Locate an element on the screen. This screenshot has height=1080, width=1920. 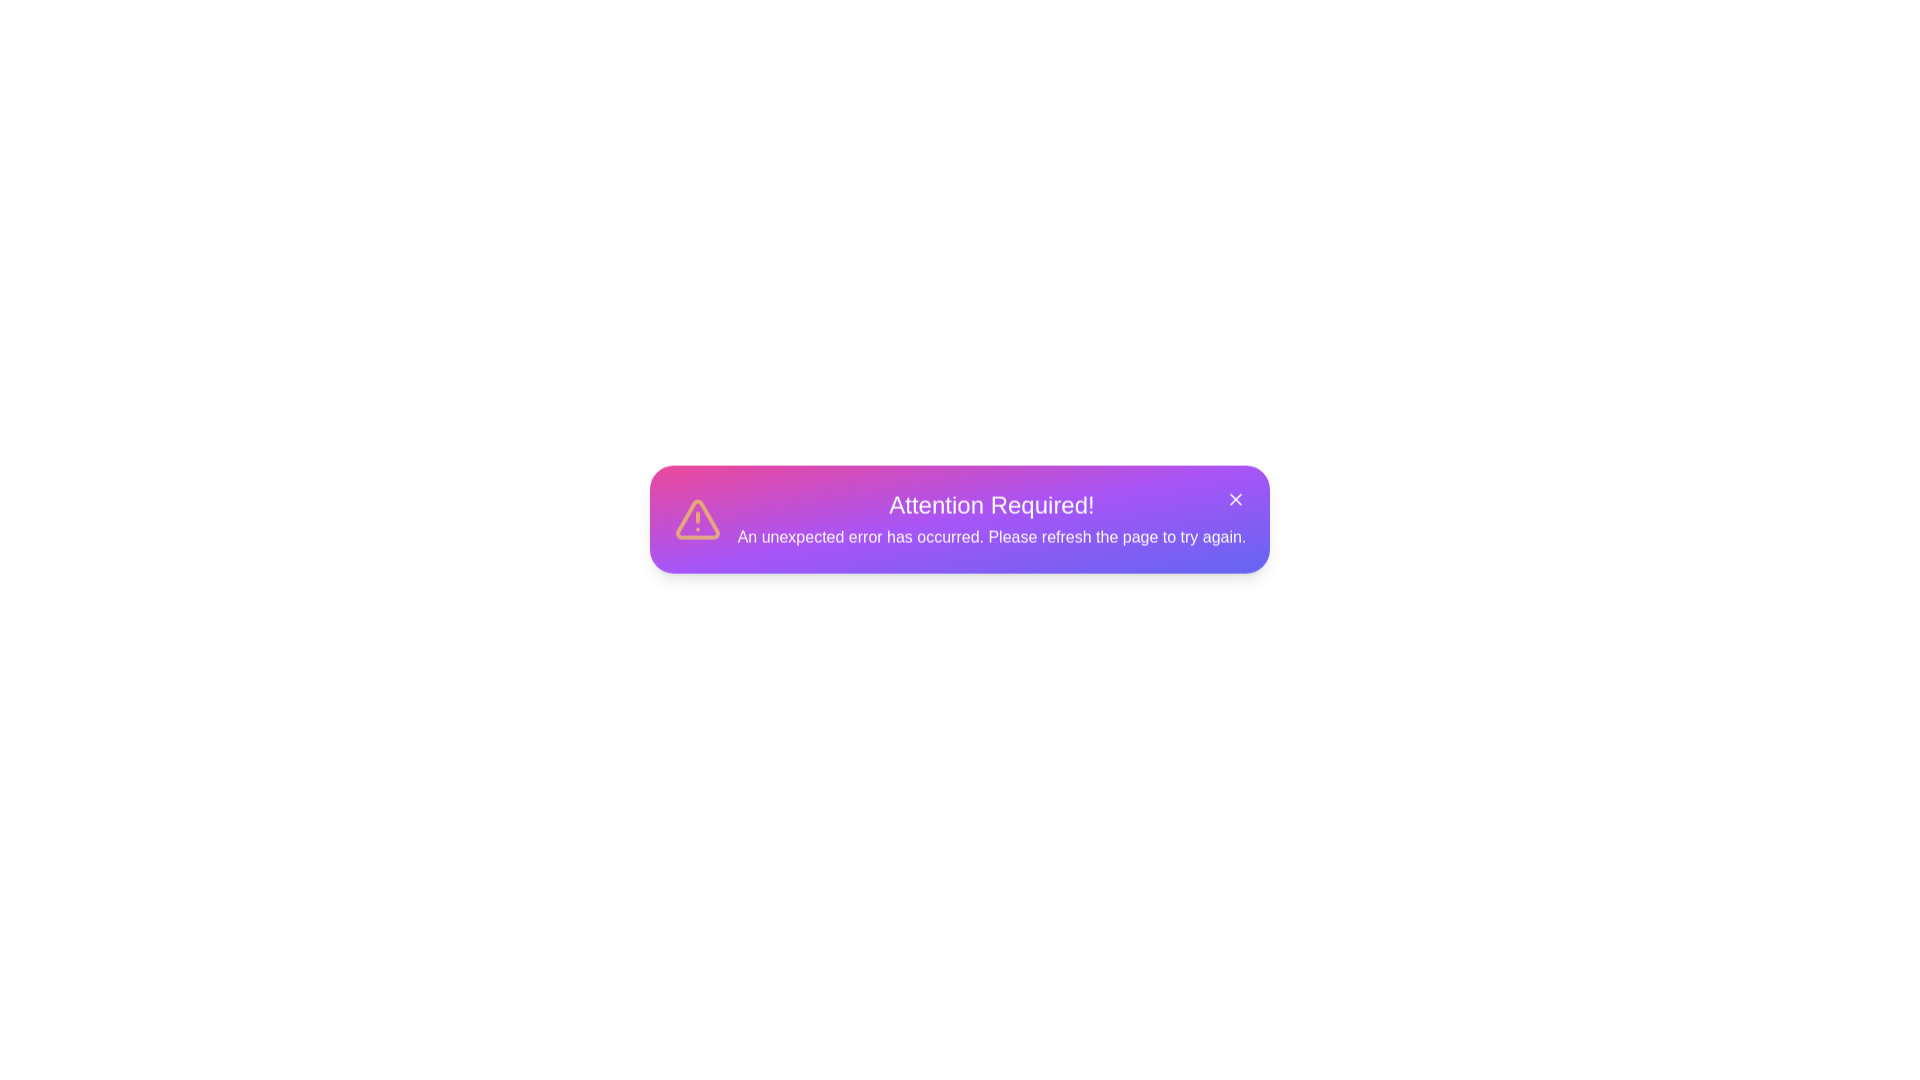
the attention icon is located at coordinates (697, 528).